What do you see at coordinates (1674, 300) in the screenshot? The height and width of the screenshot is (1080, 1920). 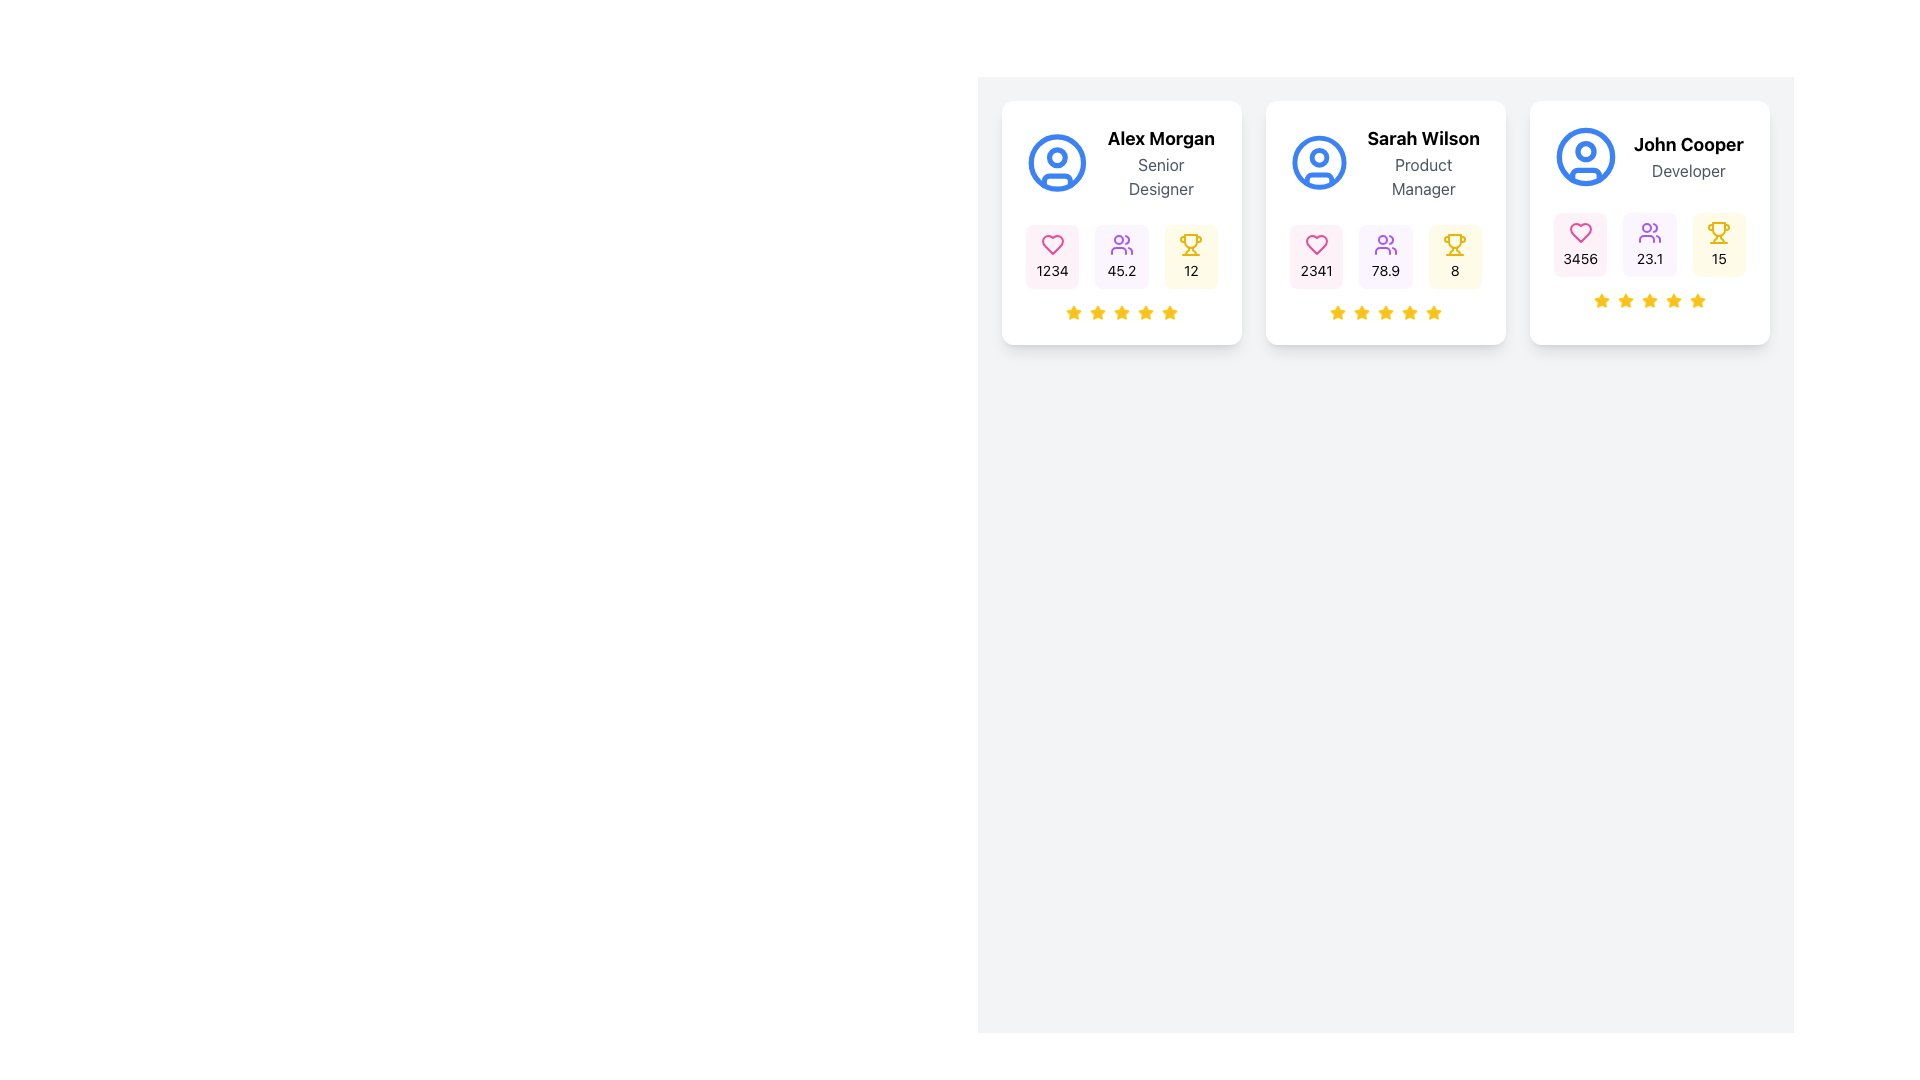 I see `the 5th star icon in the visual rating system for 'John Cooper' to indicate the user's score or performance` at bounding box center [1674, 300].